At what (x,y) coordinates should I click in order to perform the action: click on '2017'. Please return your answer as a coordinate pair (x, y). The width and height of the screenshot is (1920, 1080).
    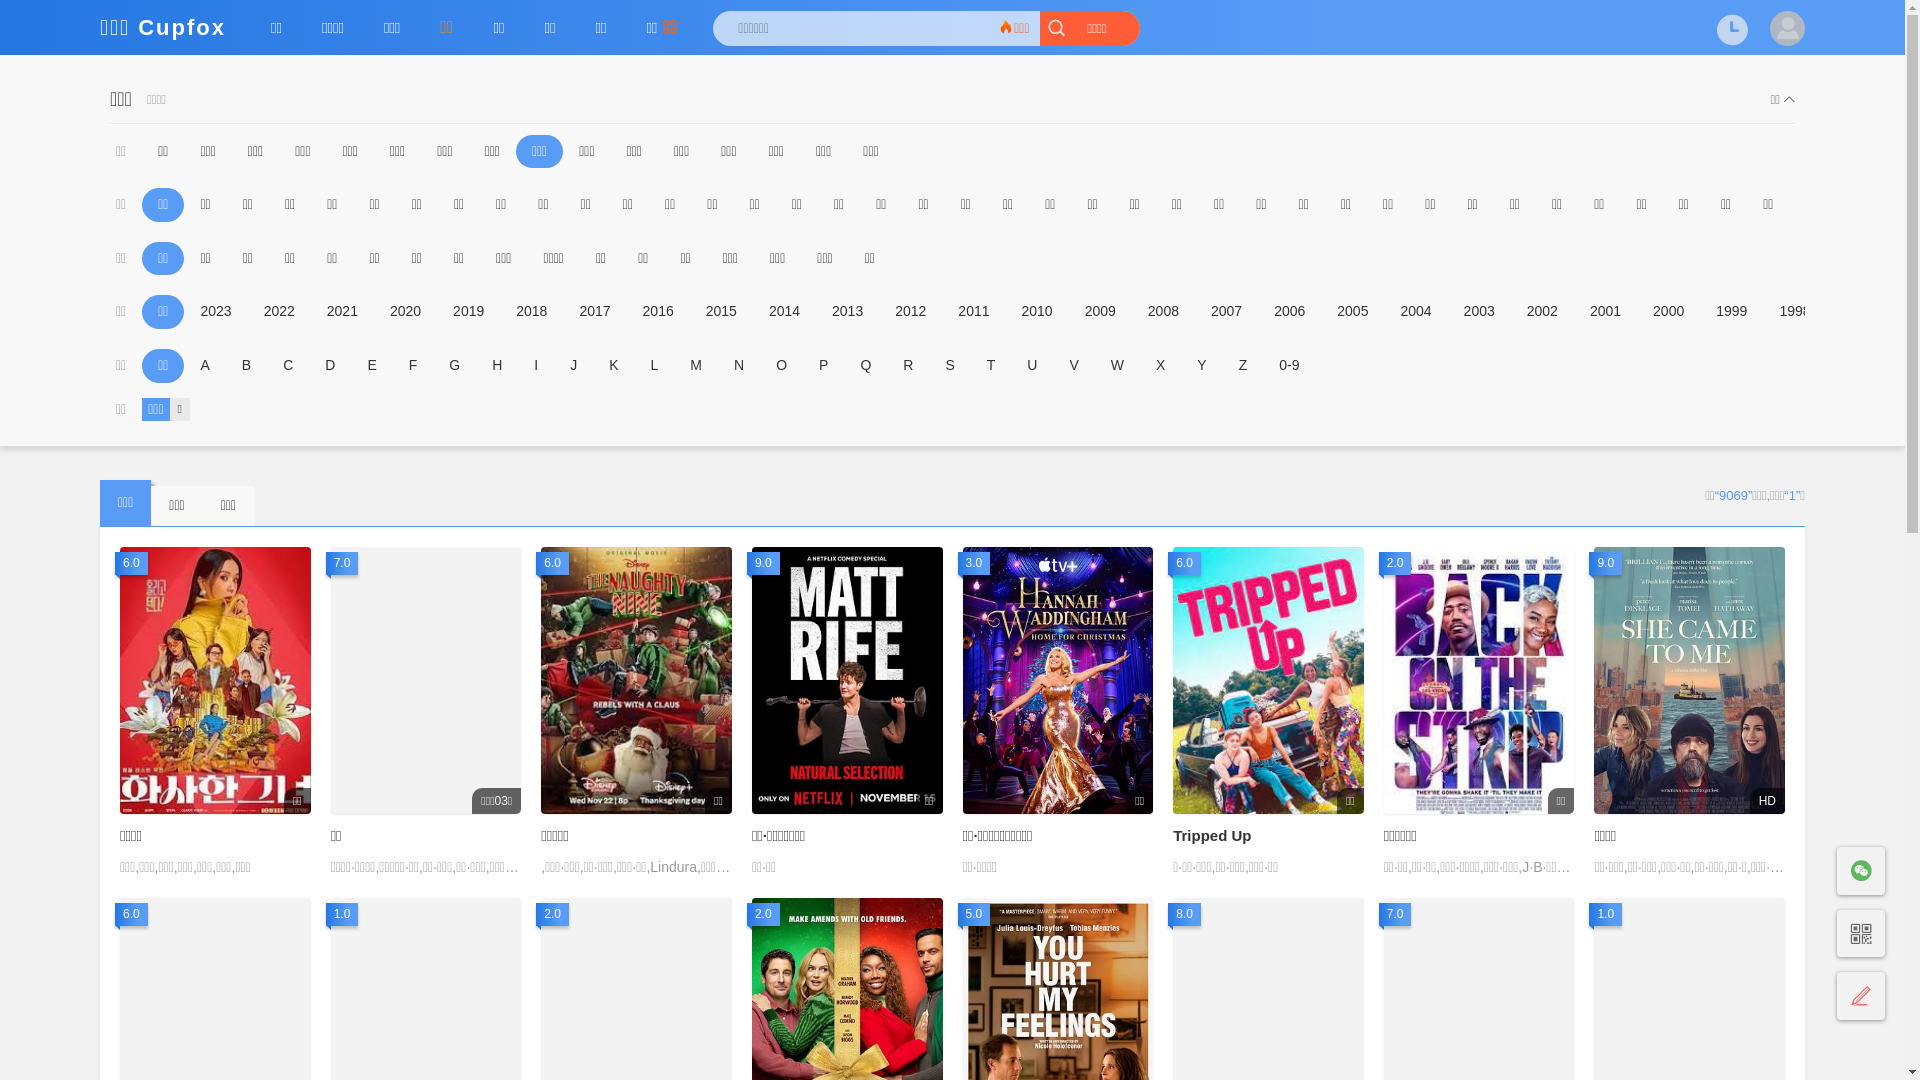
    Looking at the image, I should click on (561, 312).